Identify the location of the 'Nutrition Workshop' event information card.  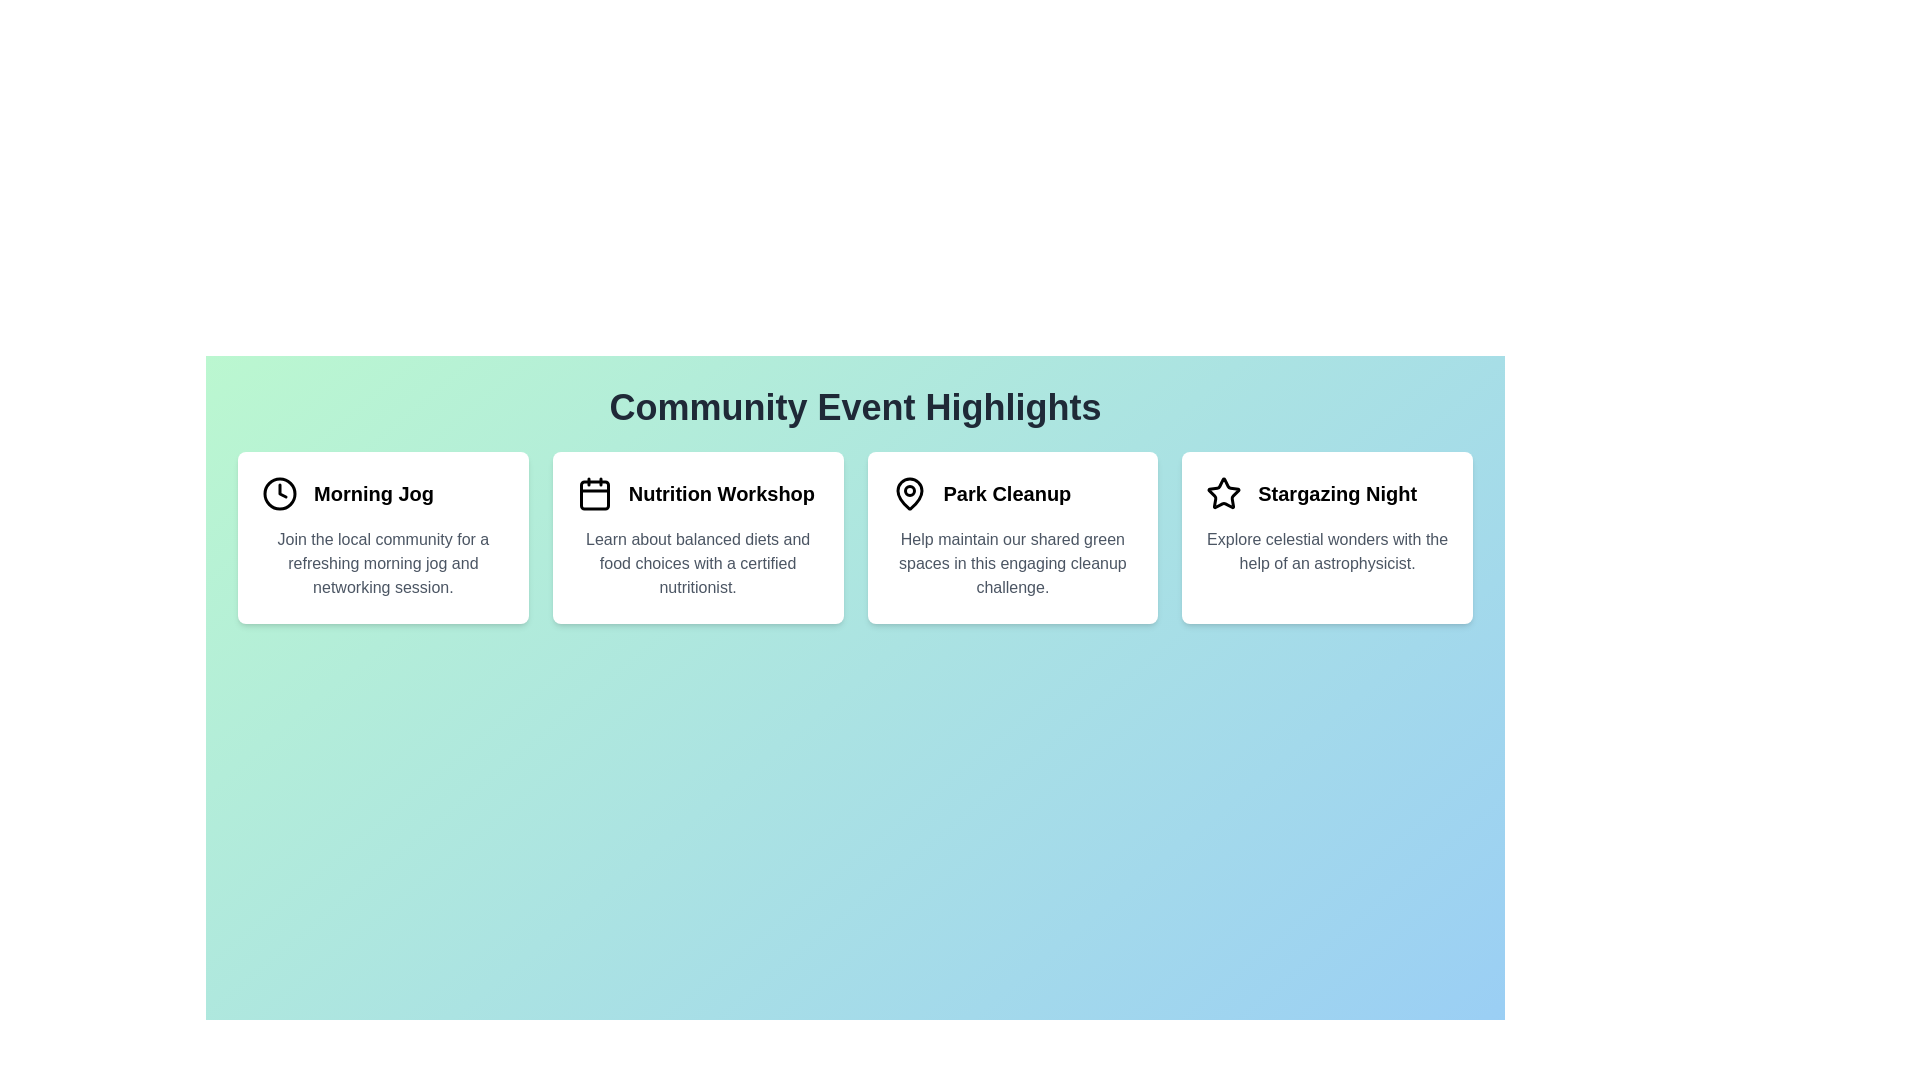
(698, 536).